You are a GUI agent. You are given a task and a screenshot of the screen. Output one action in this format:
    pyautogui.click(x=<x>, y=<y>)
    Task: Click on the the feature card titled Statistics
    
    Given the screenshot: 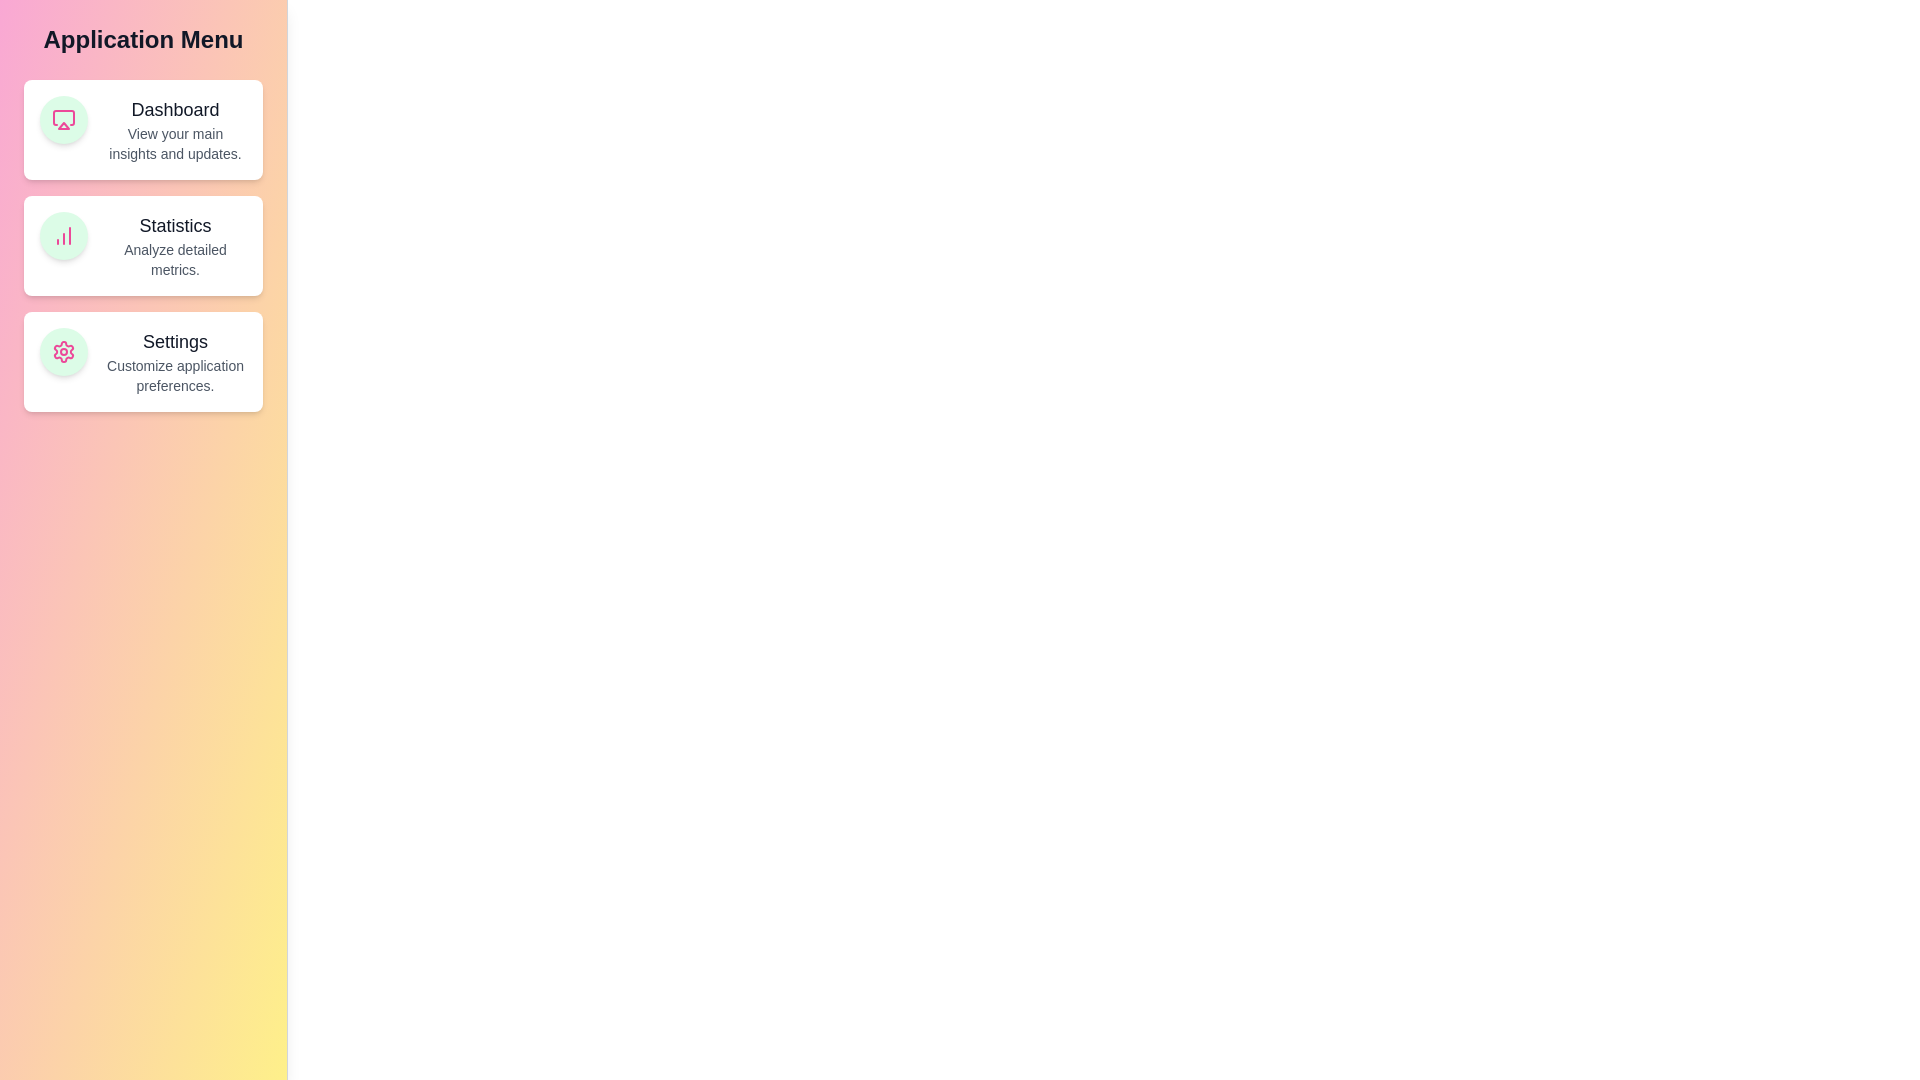 What is the action you would take?
    pyautogui.click(x=142, y=245)
    